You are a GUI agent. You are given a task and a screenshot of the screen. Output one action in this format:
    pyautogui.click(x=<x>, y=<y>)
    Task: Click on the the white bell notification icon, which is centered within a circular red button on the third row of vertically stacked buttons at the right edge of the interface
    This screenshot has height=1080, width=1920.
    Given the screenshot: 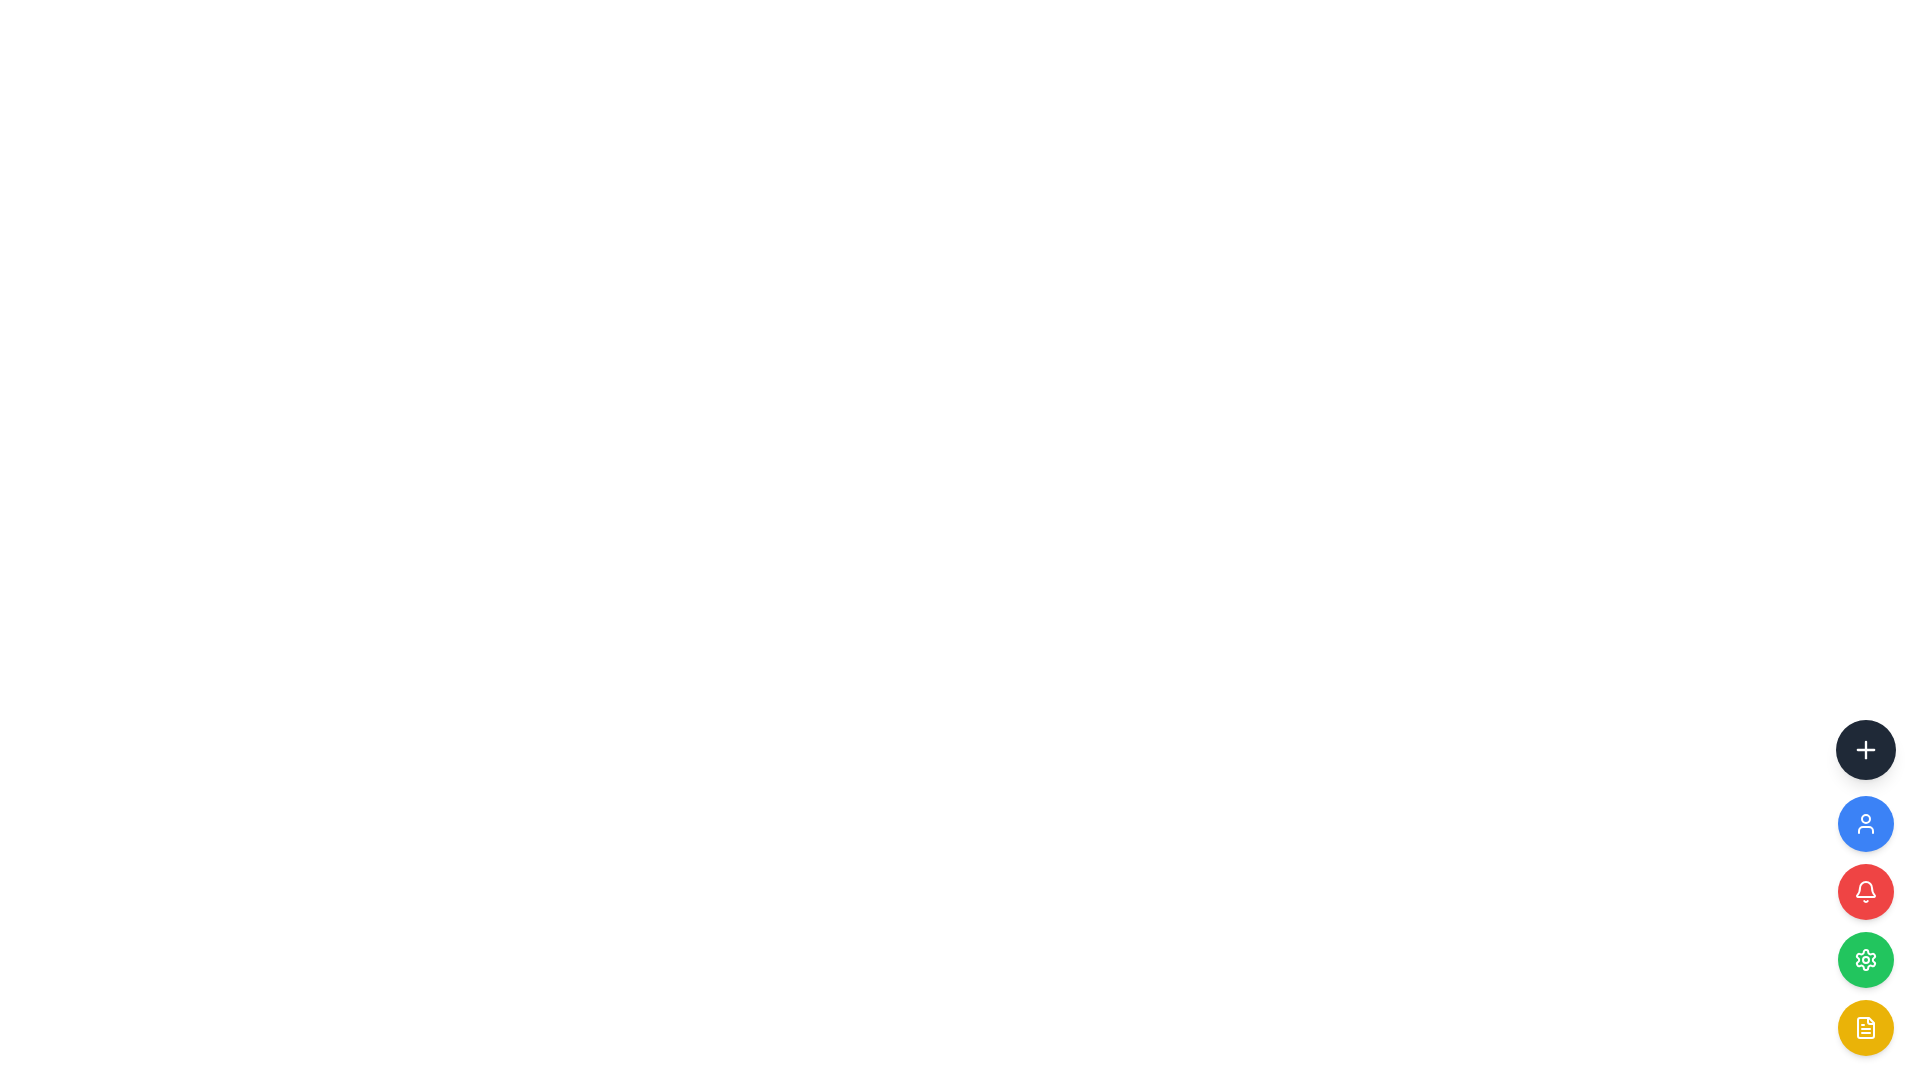 What is the action you would take?
    pyautogui.click(x=1865, y=890)
    